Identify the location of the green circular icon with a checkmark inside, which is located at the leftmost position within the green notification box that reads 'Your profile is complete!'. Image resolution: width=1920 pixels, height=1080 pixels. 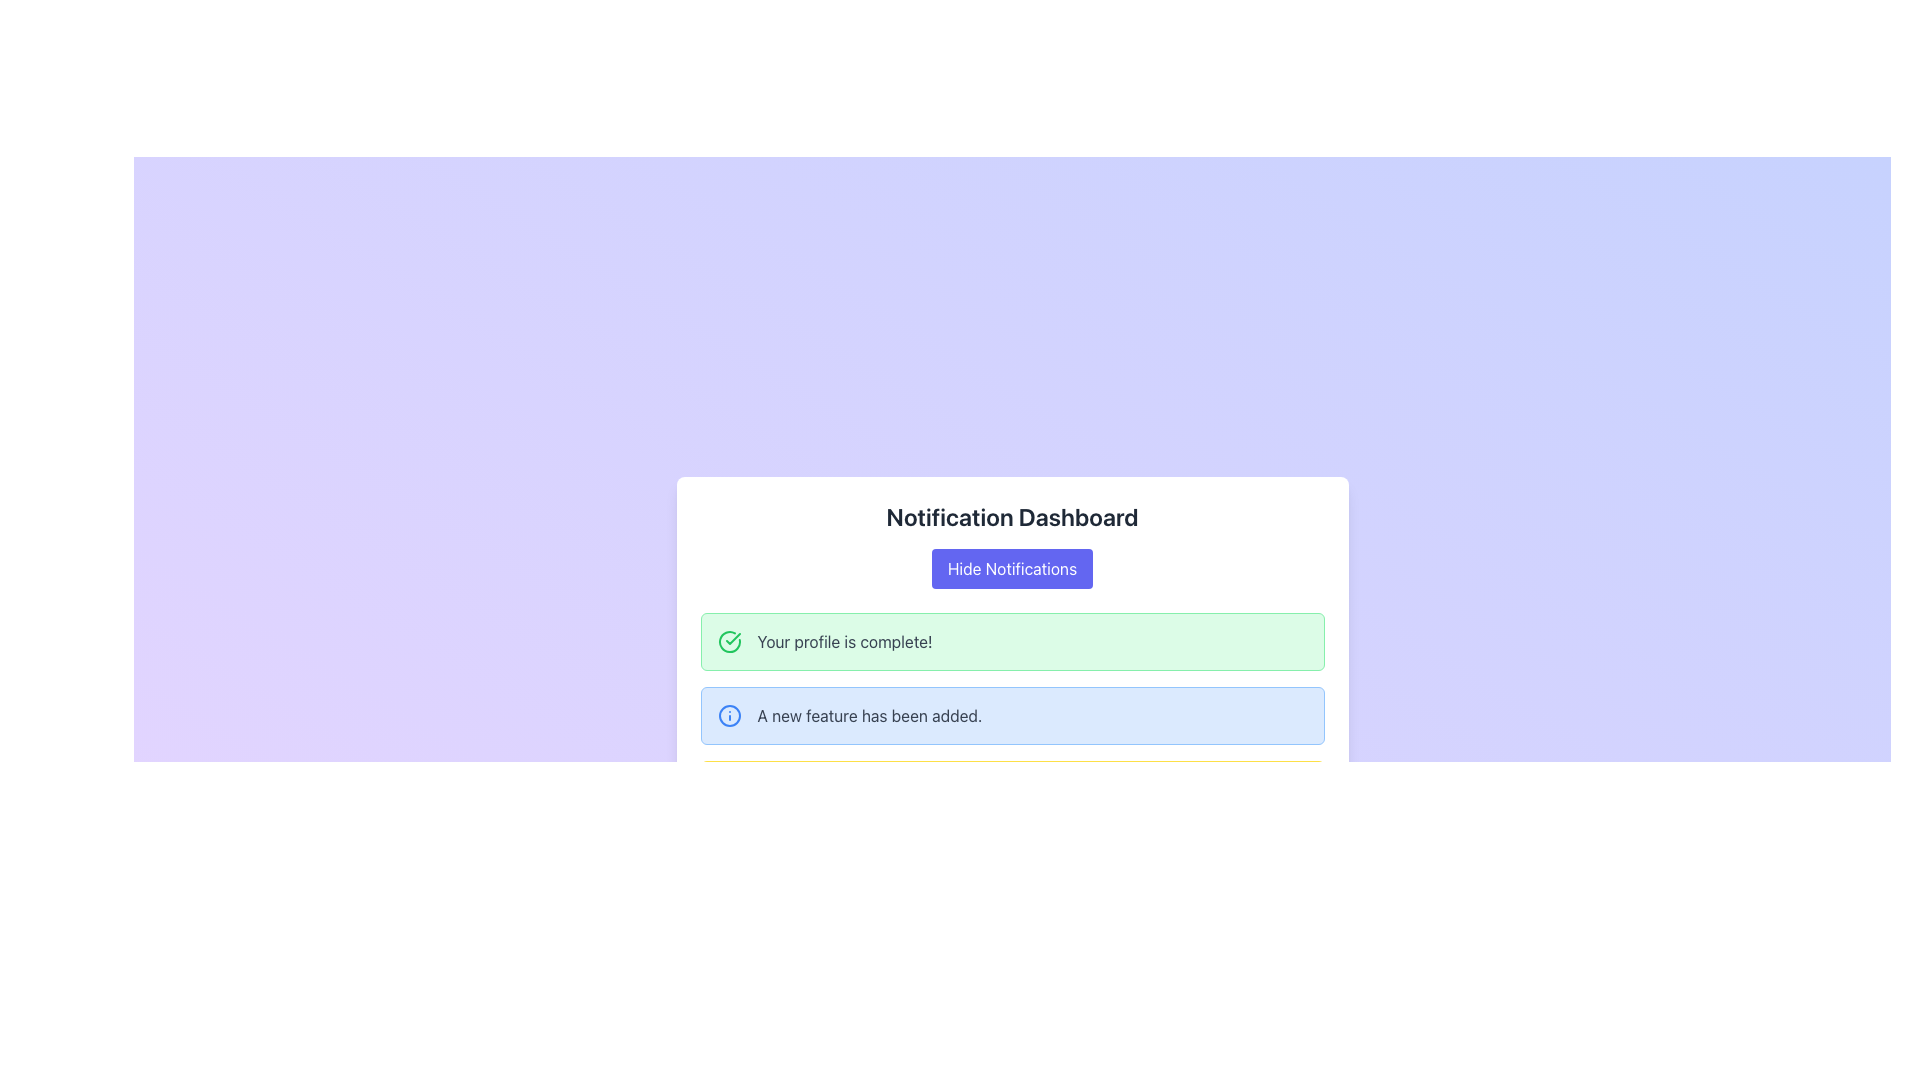
(728, 641).